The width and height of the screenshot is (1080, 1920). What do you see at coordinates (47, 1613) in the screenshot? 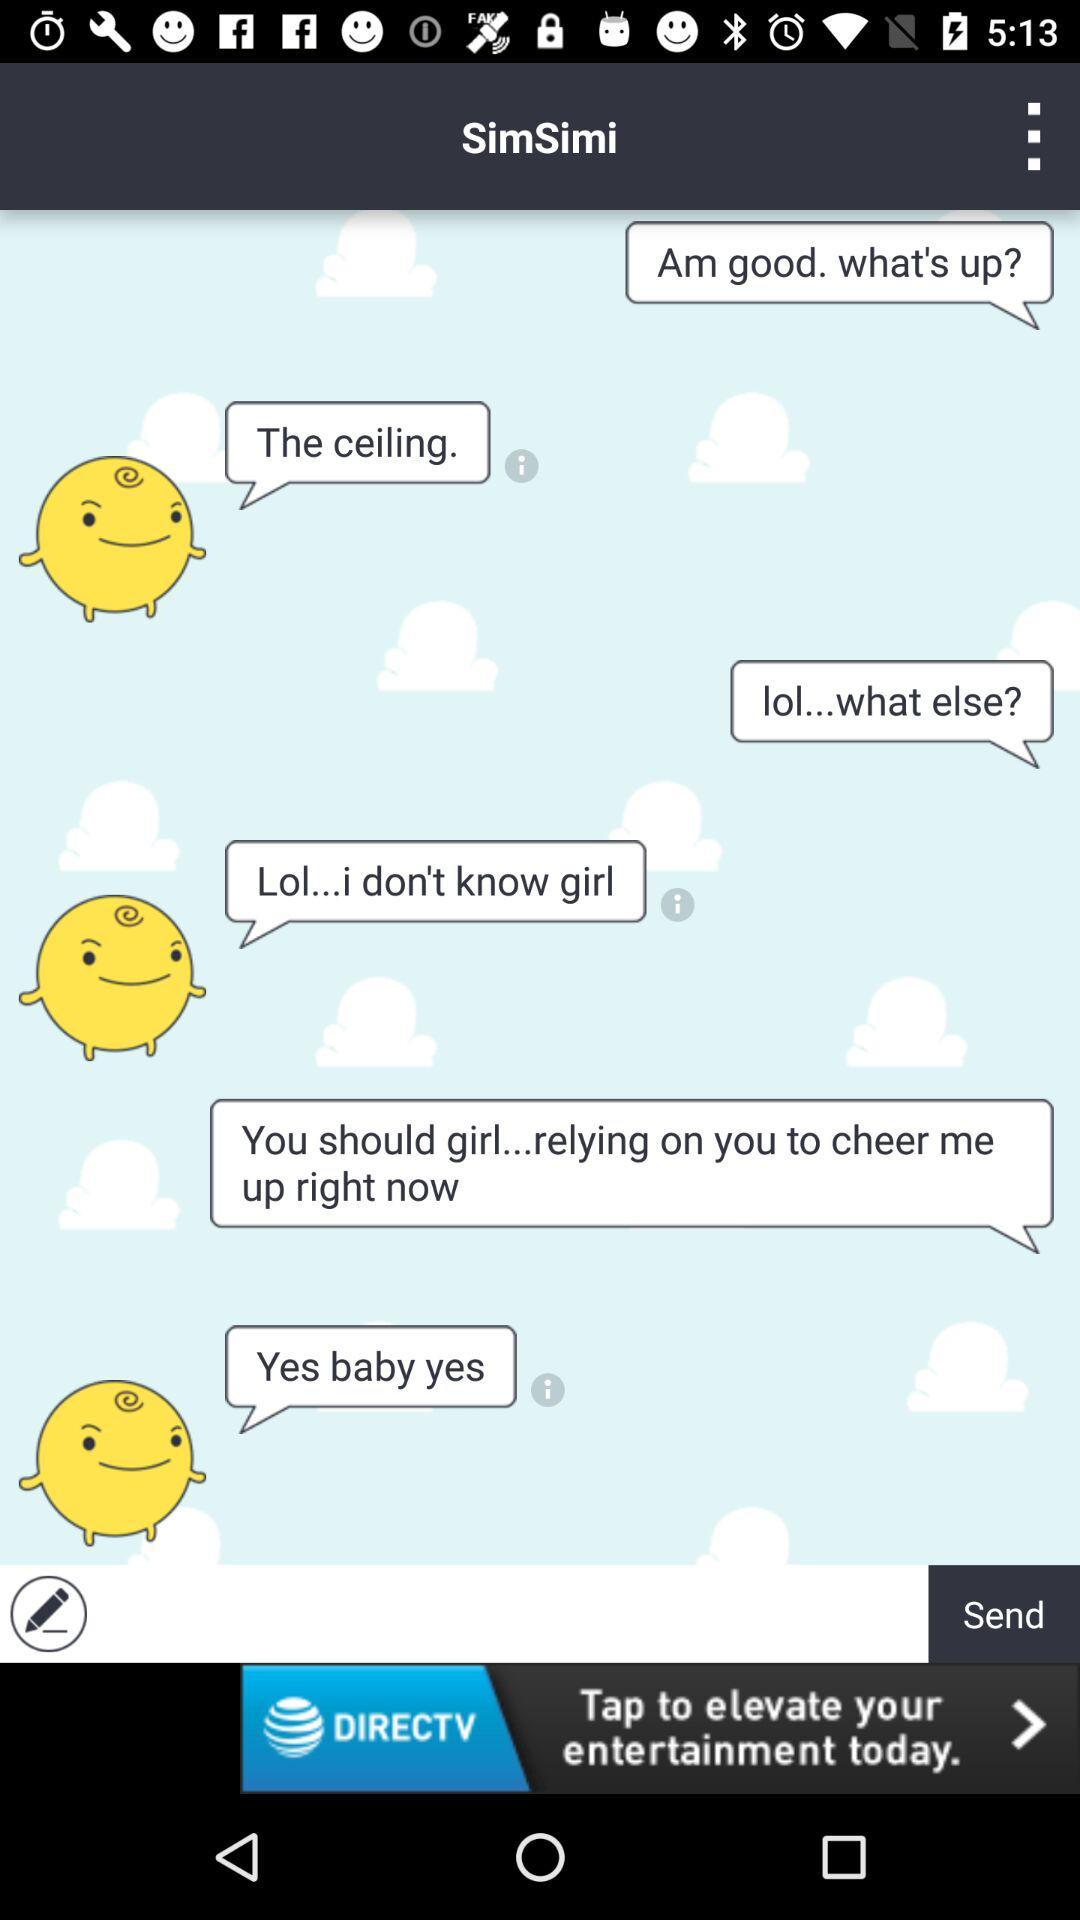
I see `edit option` at bounding box center [47, 1613].